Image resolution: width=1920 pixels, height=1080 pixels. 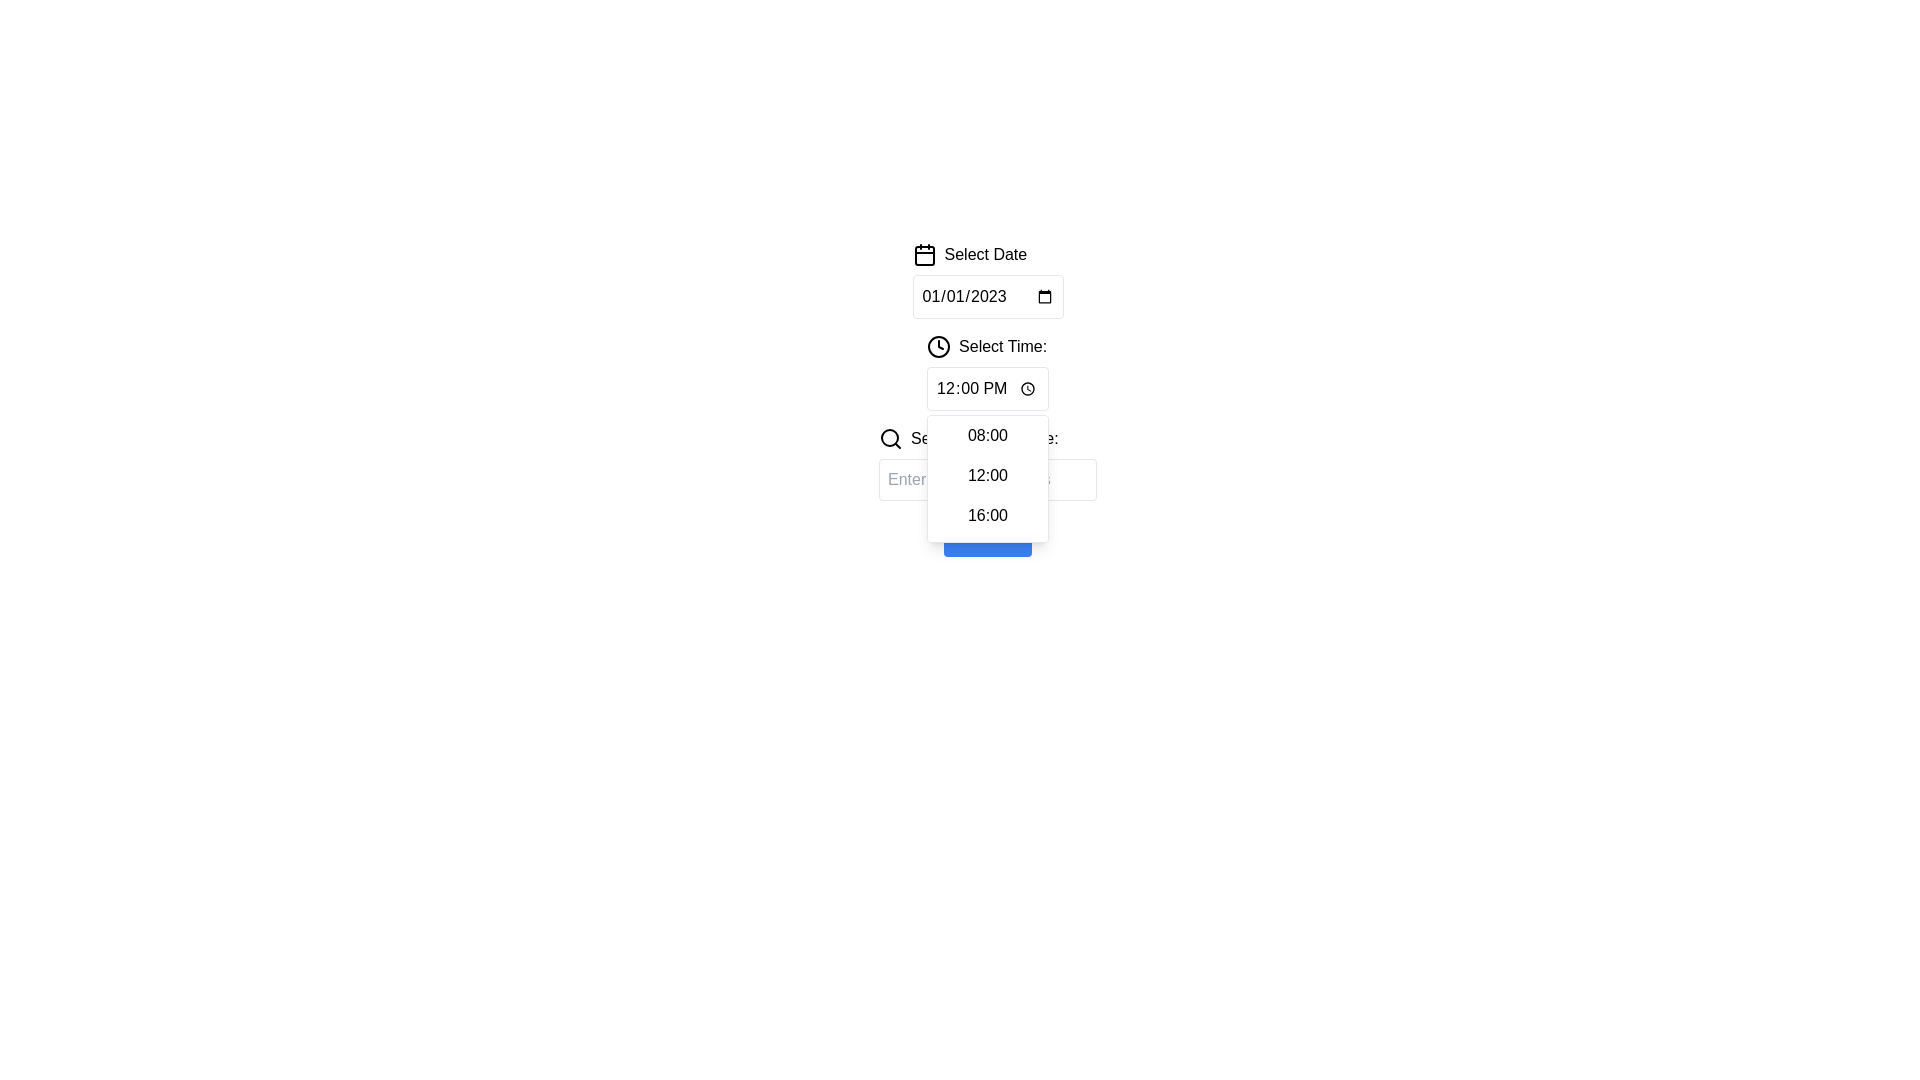 I want to click on label providing context for the associated text input field located at the top-center of the interface, directly above the text input field with the placeholder 'Enter search keywords', so click(x=988, y=438).